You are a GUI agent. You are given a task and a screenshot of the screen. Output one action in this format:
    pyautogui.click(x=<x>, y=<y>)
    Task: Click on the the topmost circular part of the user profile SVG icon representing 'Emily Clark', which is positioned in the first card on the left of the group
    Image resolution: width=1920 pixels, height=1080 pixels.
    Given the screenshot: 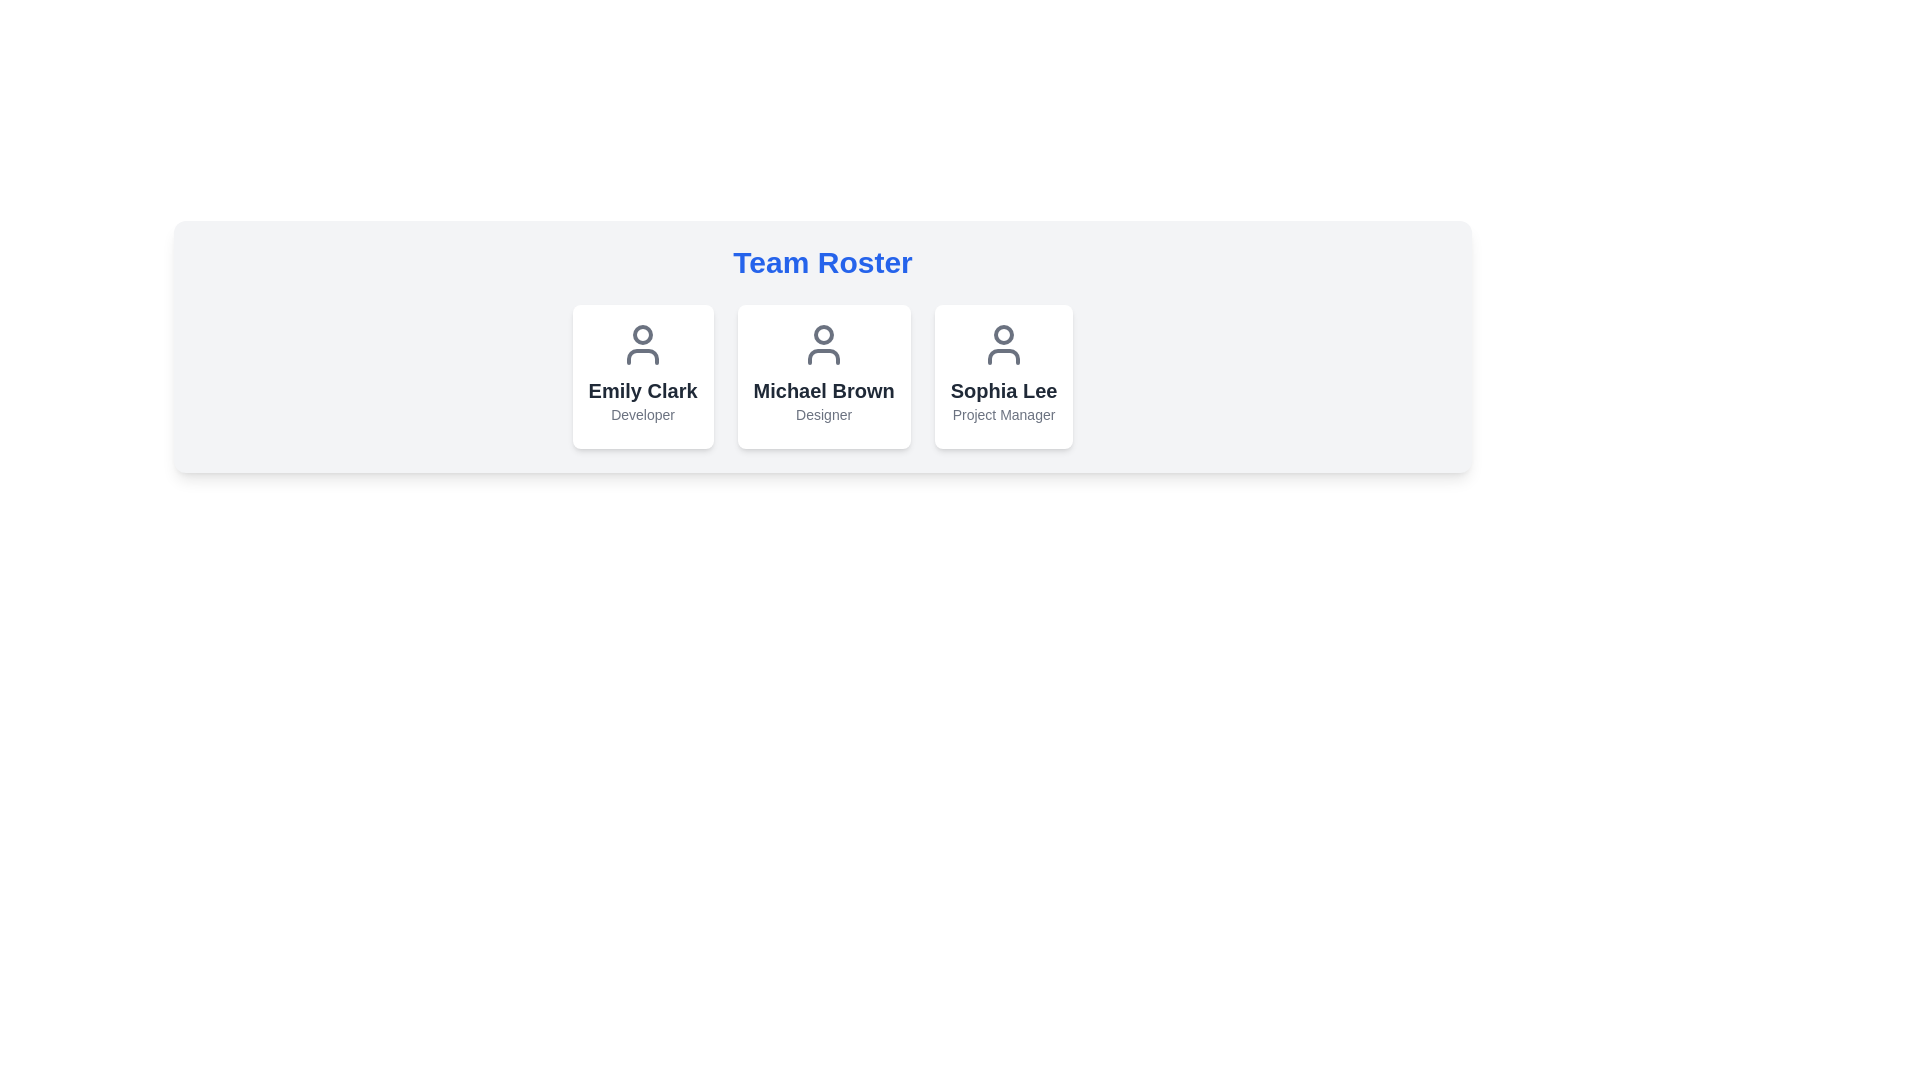 What is the action you would take?
    pyautogui.click(x=643, y=334)
    